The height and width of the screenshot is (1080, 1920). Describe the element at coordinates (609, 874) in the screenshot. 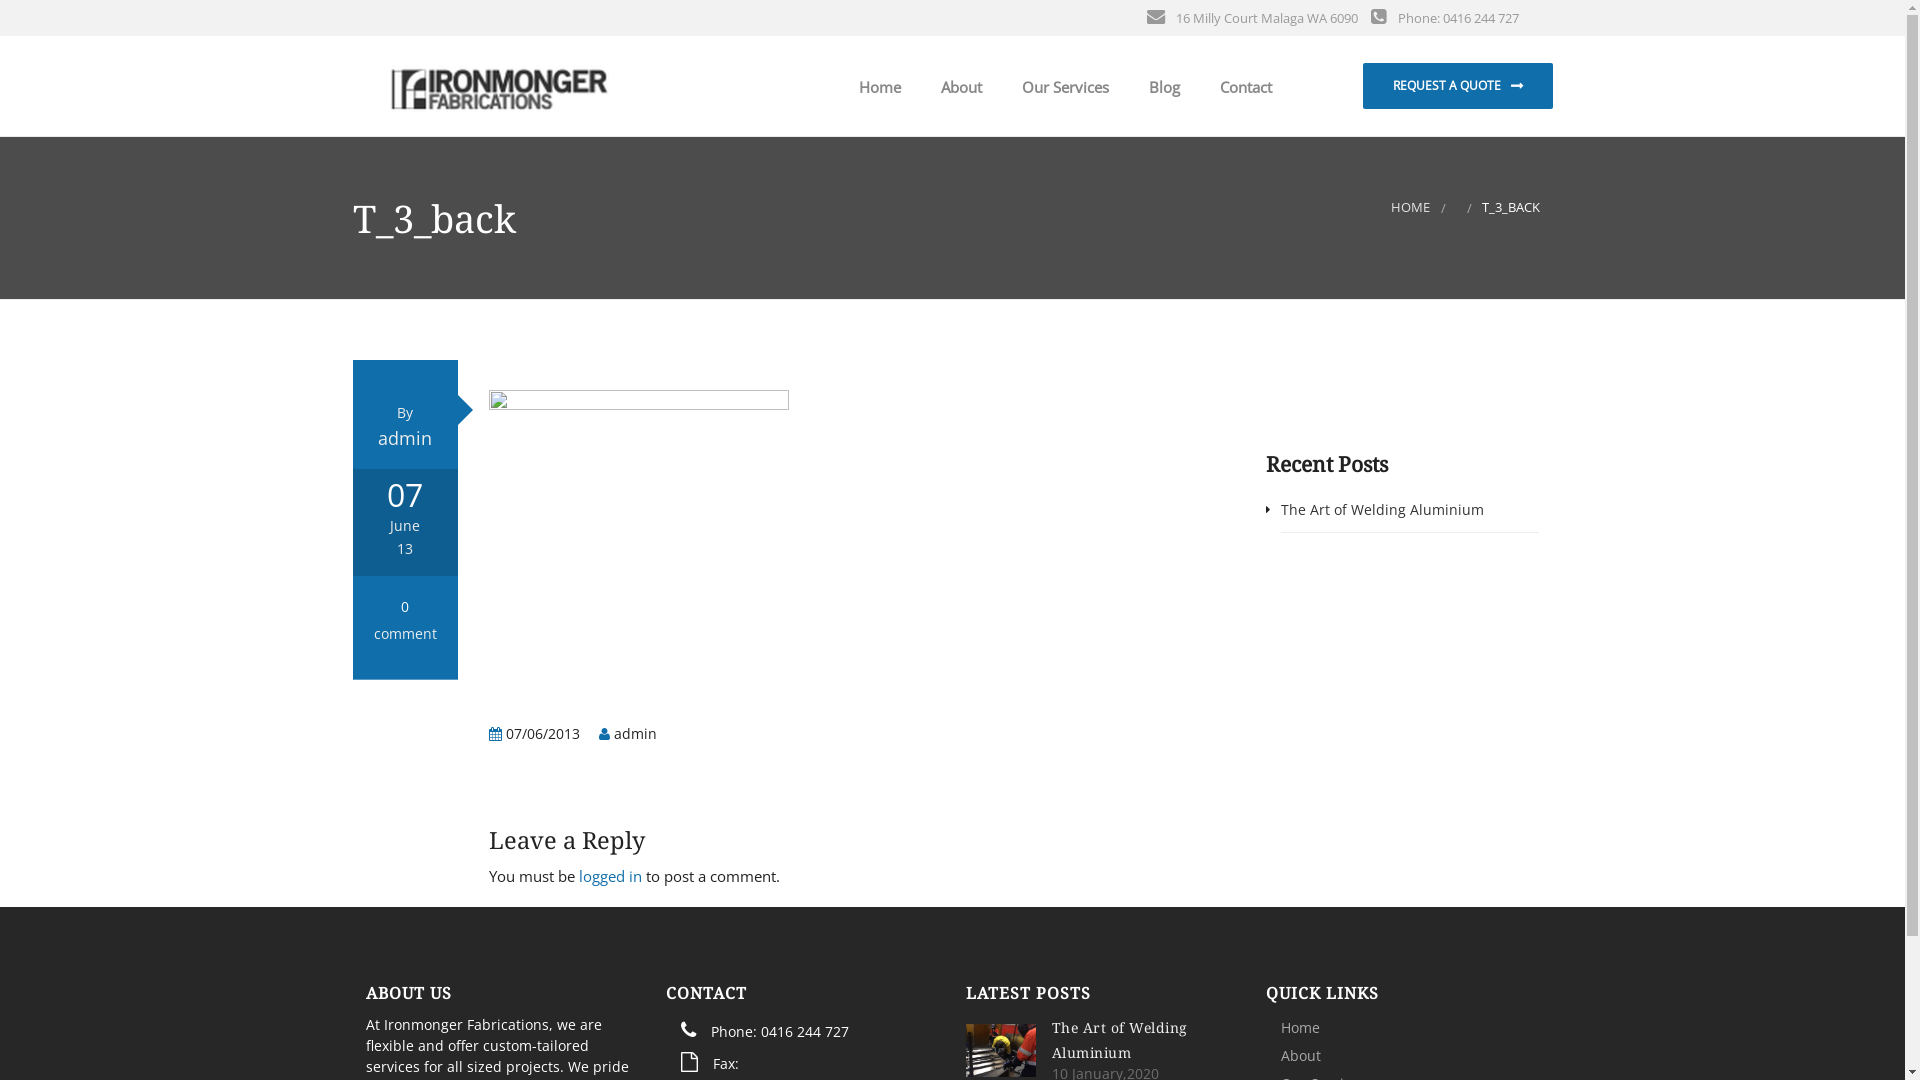

I see `'logged in'` at that location.